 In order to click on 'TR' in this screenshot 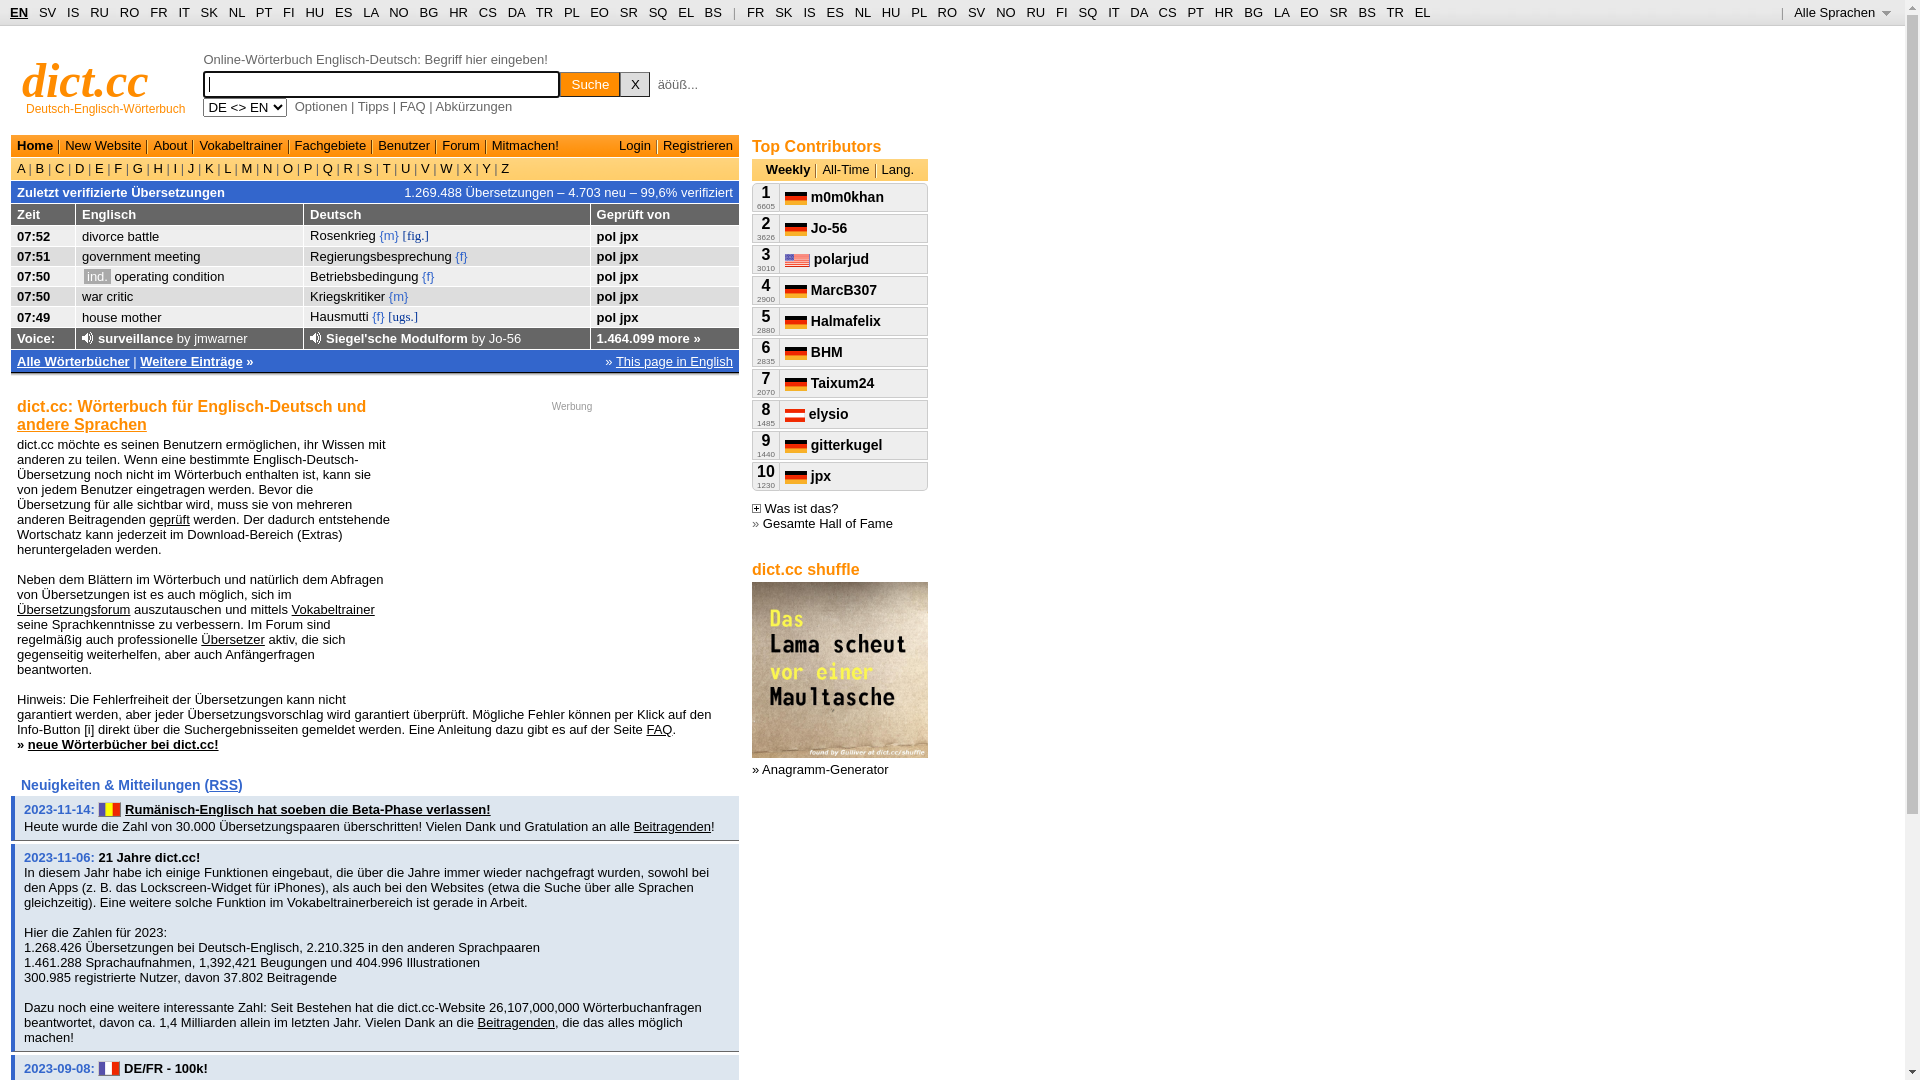, I will do `click(1393, 12)`.